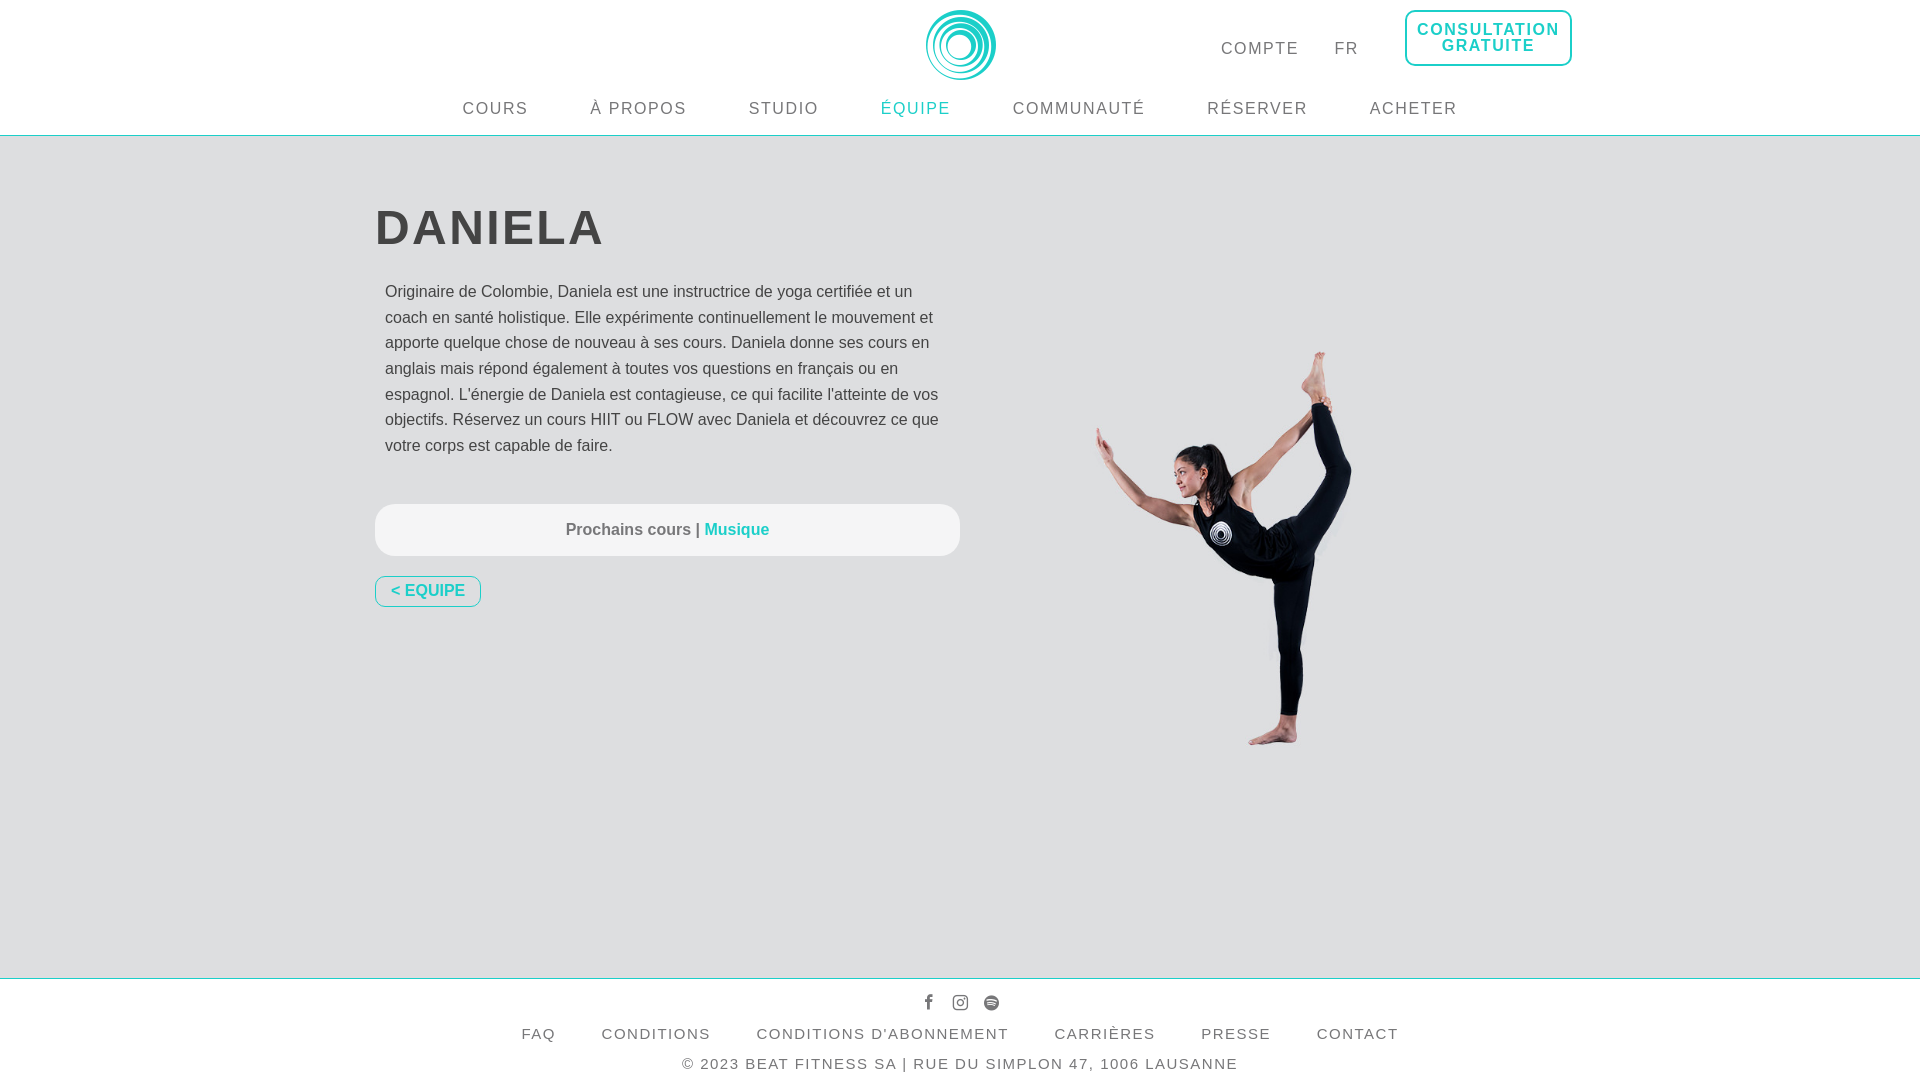  Describe the element at coordinates (565, 528) in the screenshot. I see `'Prochains cours'` at that location.